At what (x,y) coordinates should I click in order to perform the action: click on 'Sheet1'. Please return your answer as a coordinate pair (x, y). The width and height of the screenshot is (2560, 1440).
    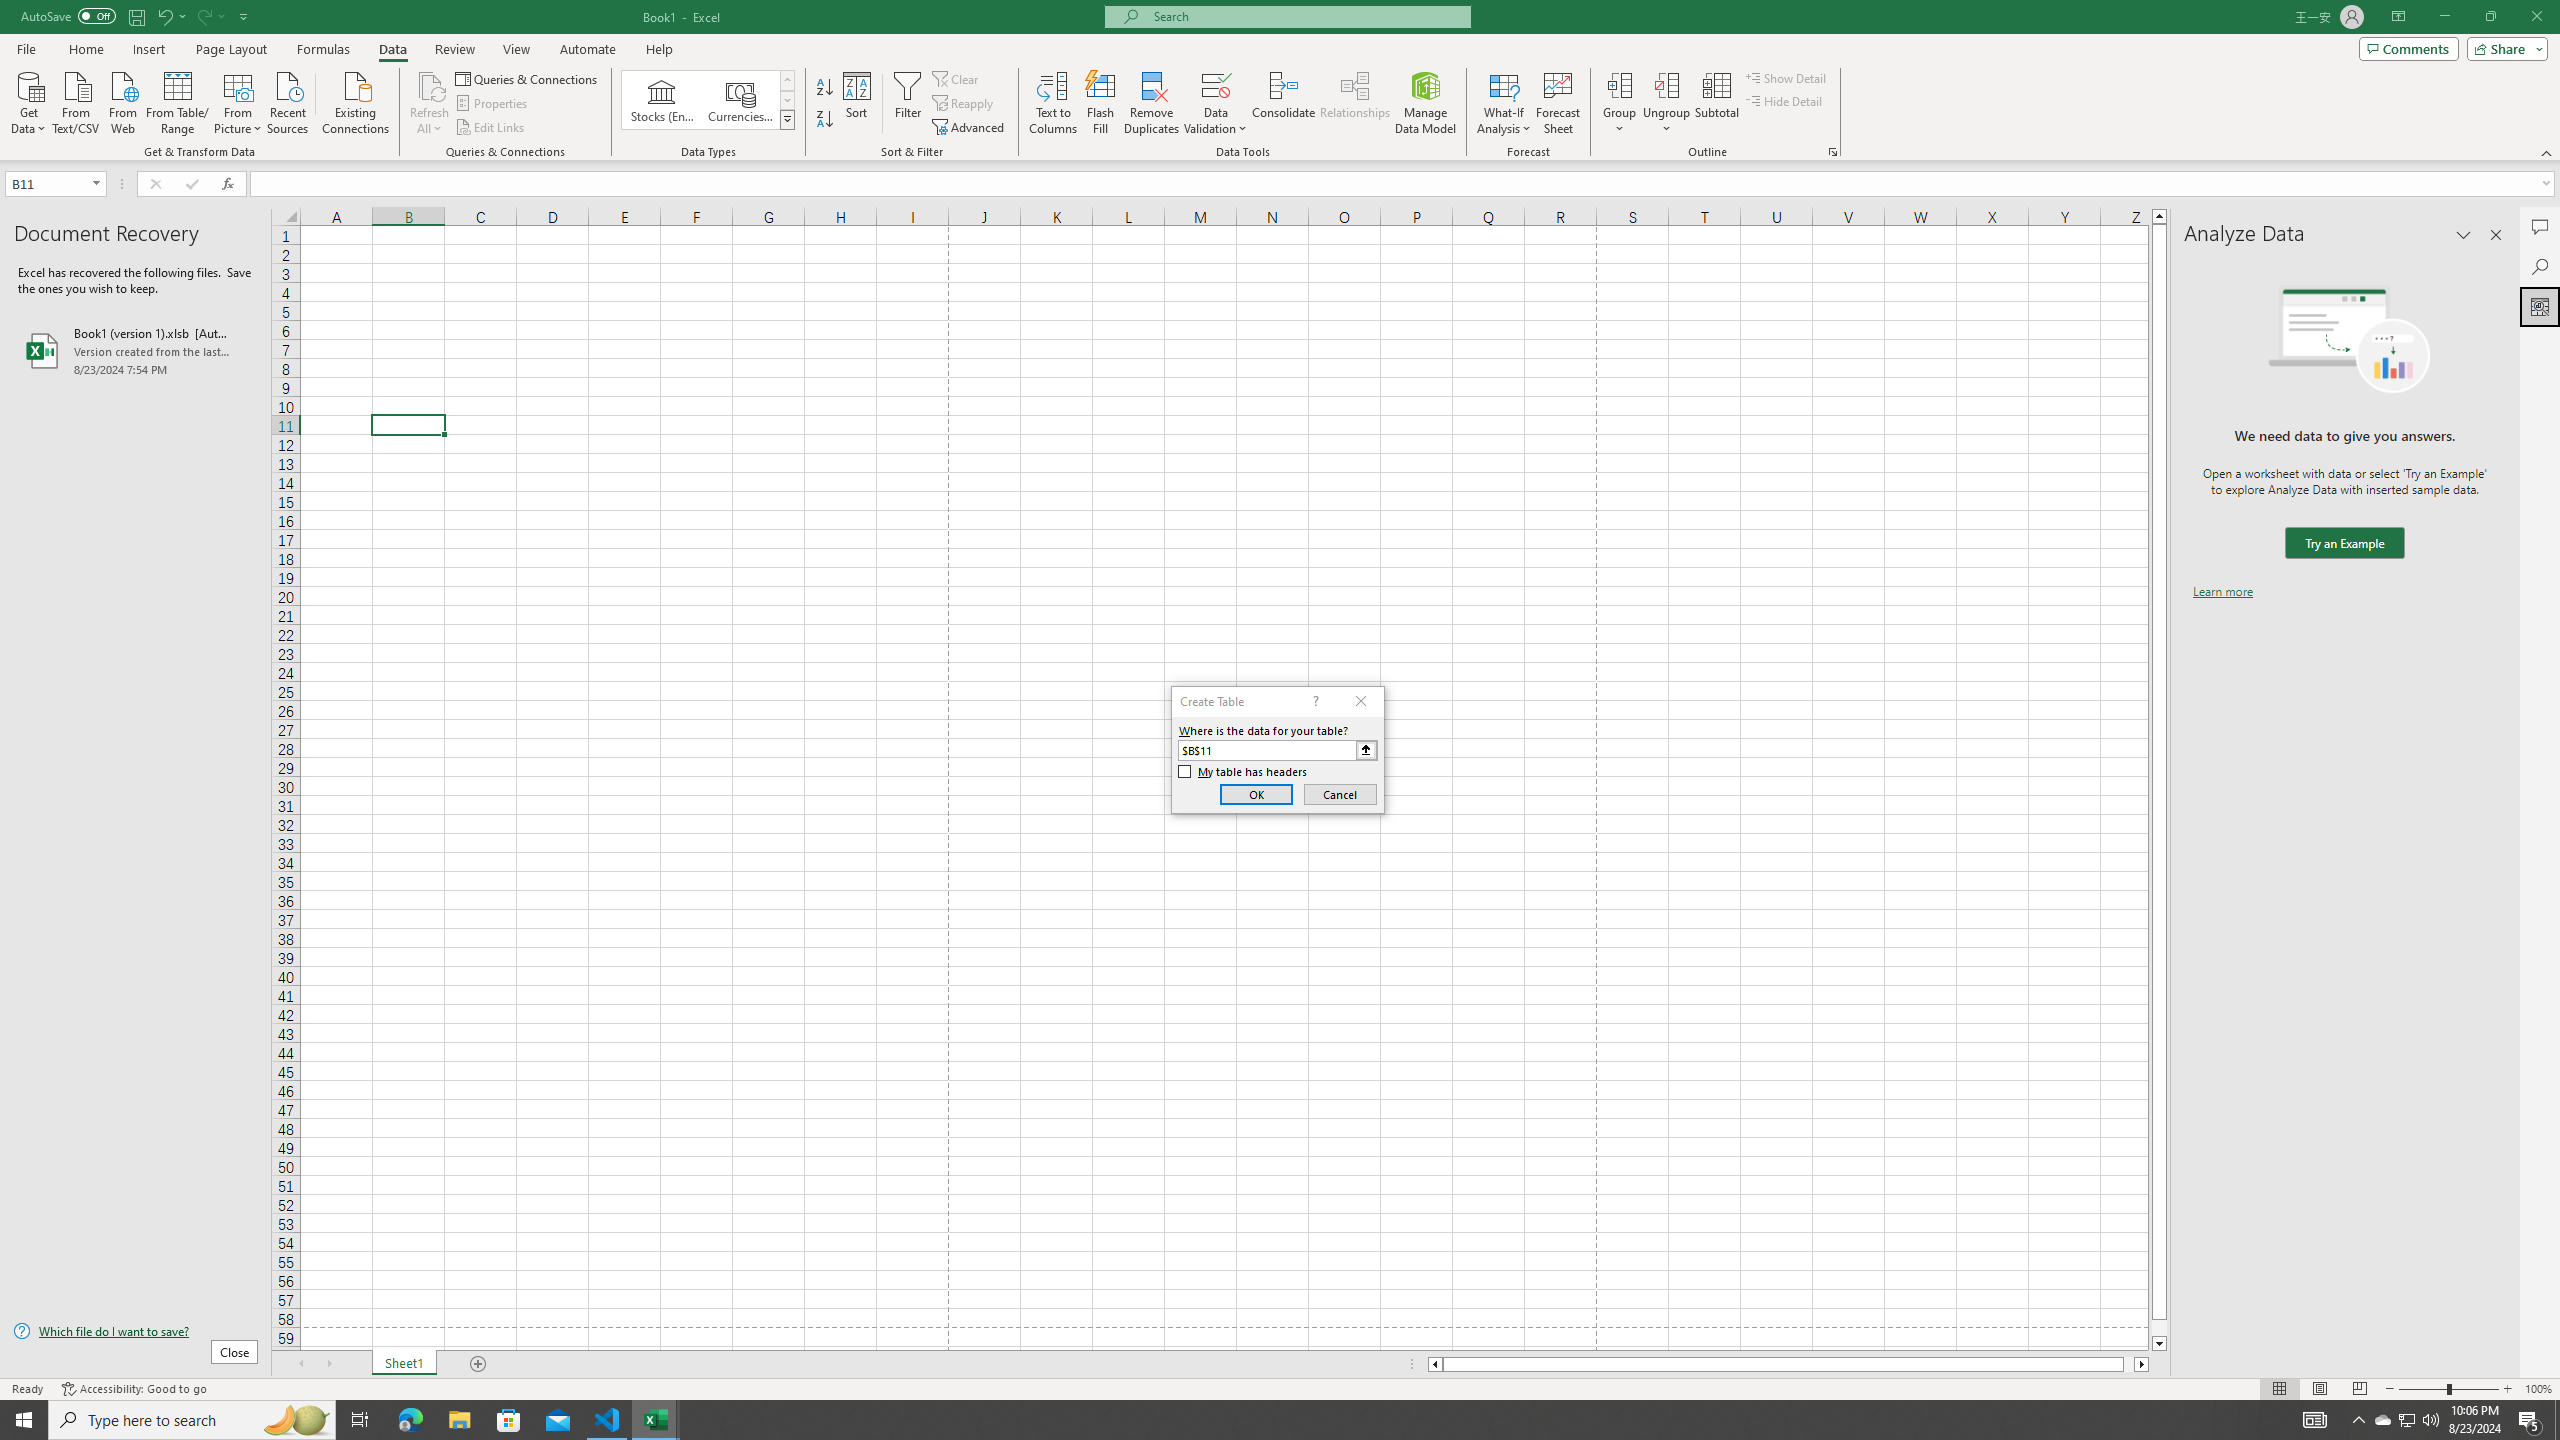
    Looking at the image, I should click on (403, 1363).